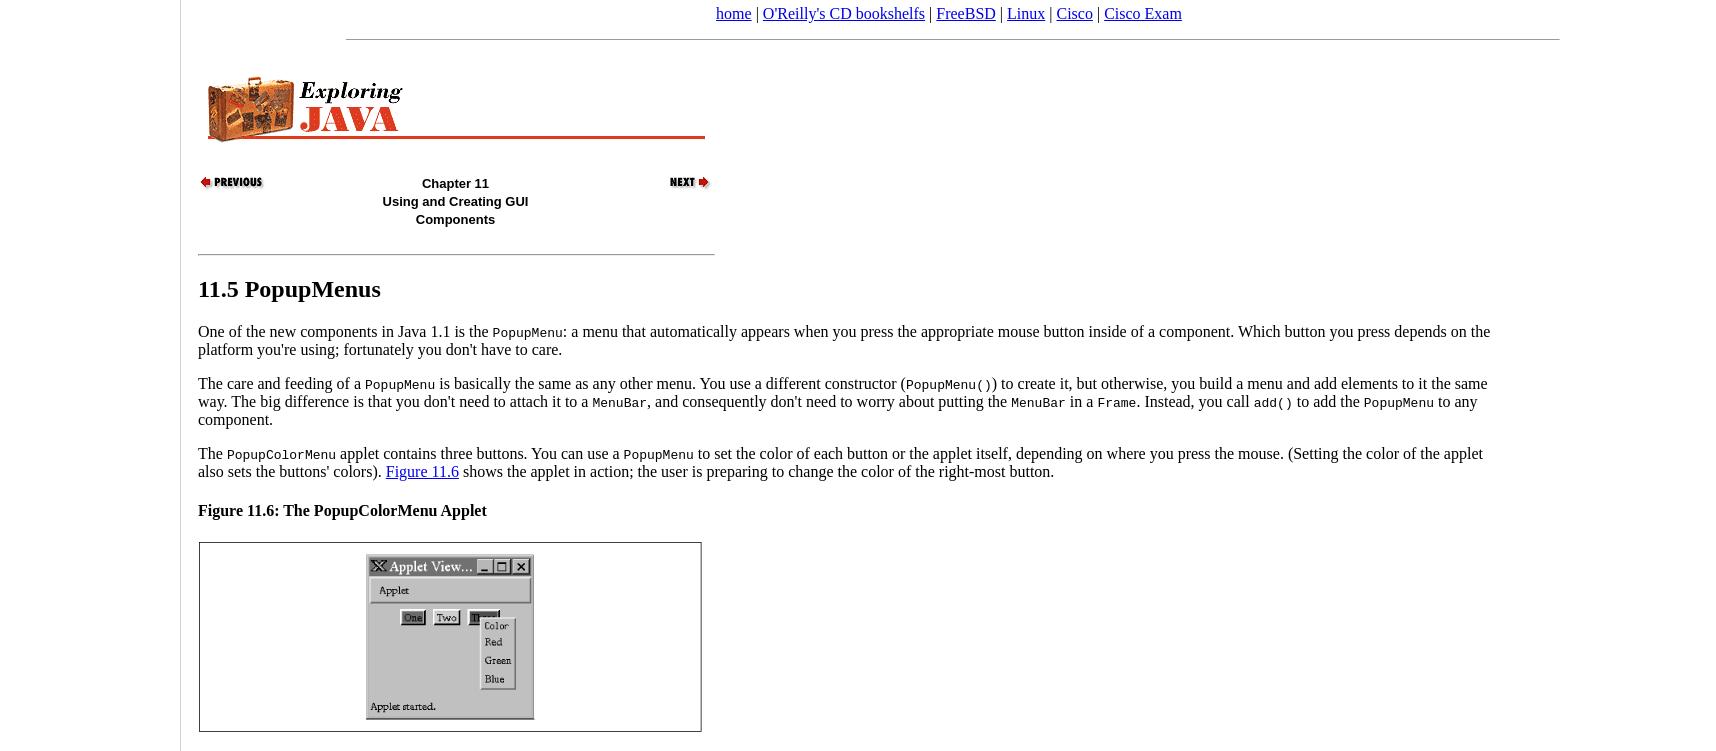  I want to click on 'to add the', so click(1326, 399).